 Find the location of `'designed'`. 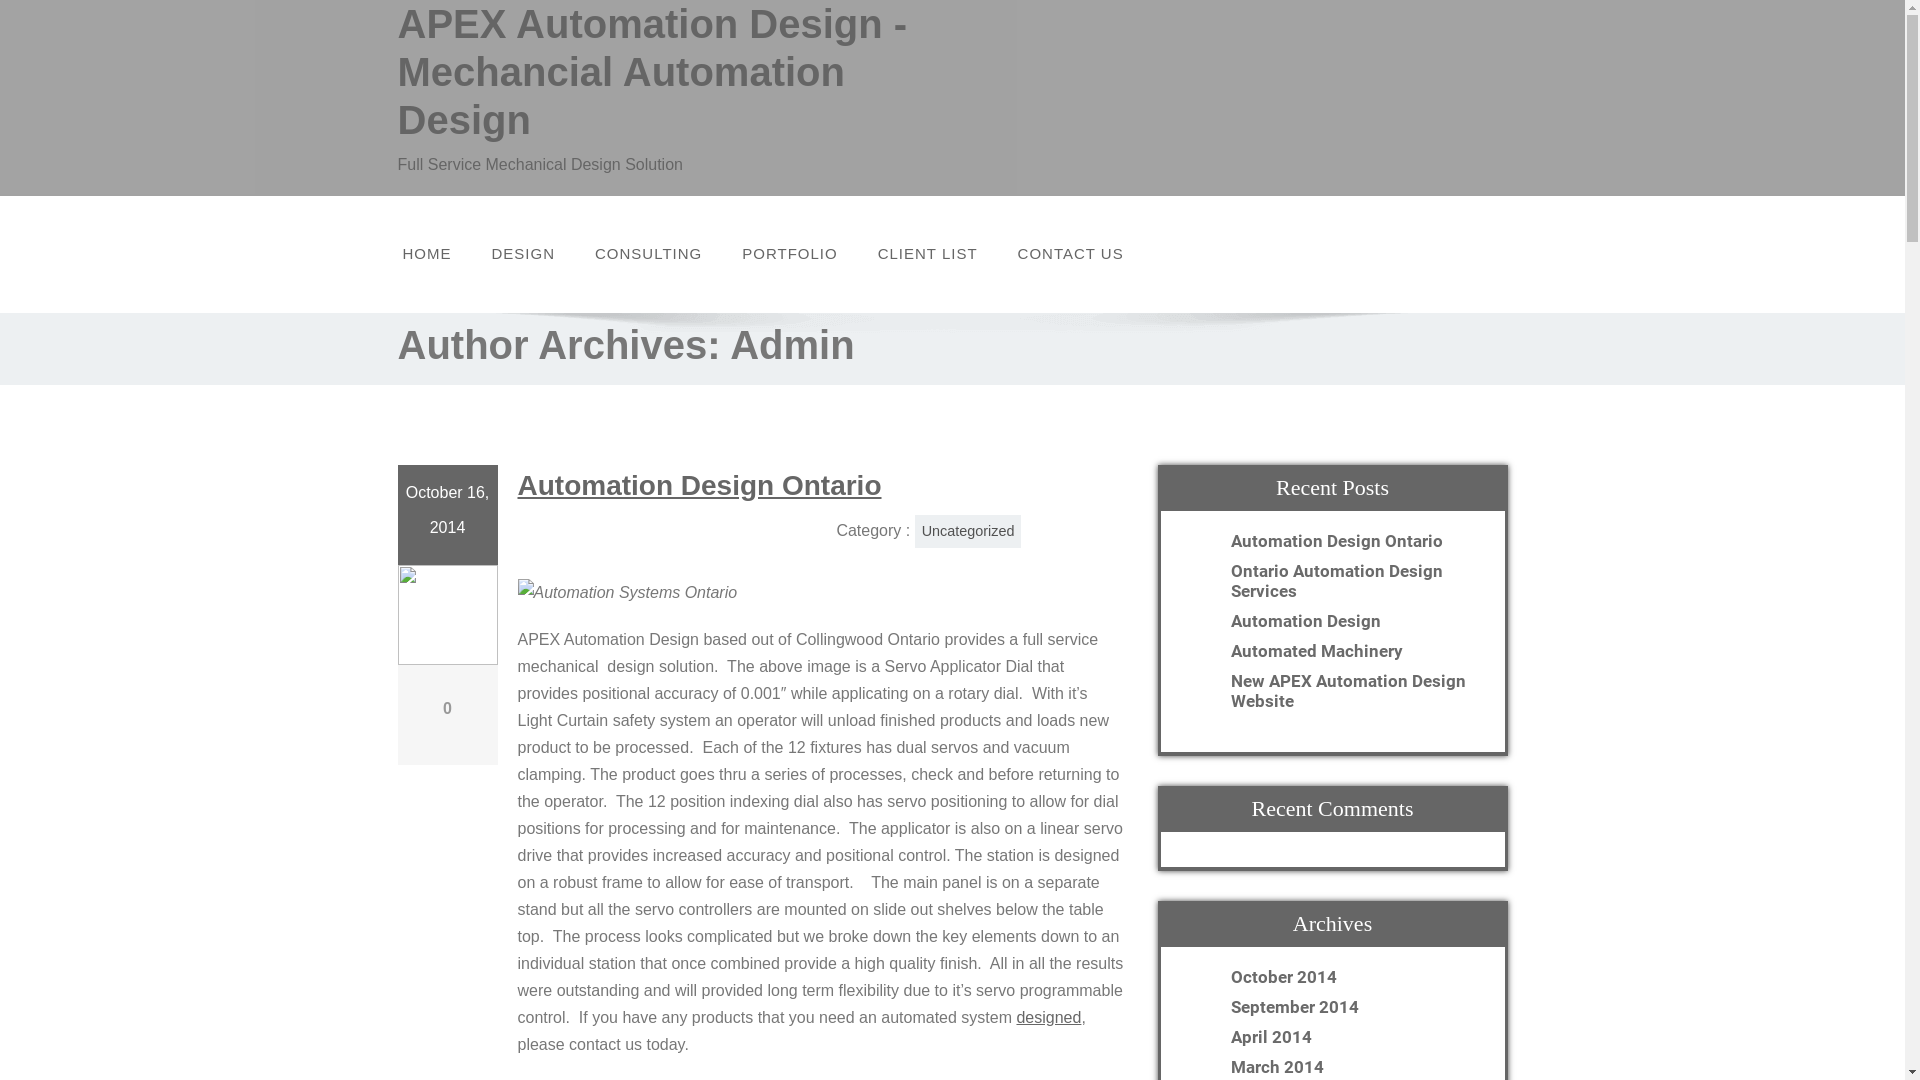

'designed' is located at coordinates (1047, 1017).